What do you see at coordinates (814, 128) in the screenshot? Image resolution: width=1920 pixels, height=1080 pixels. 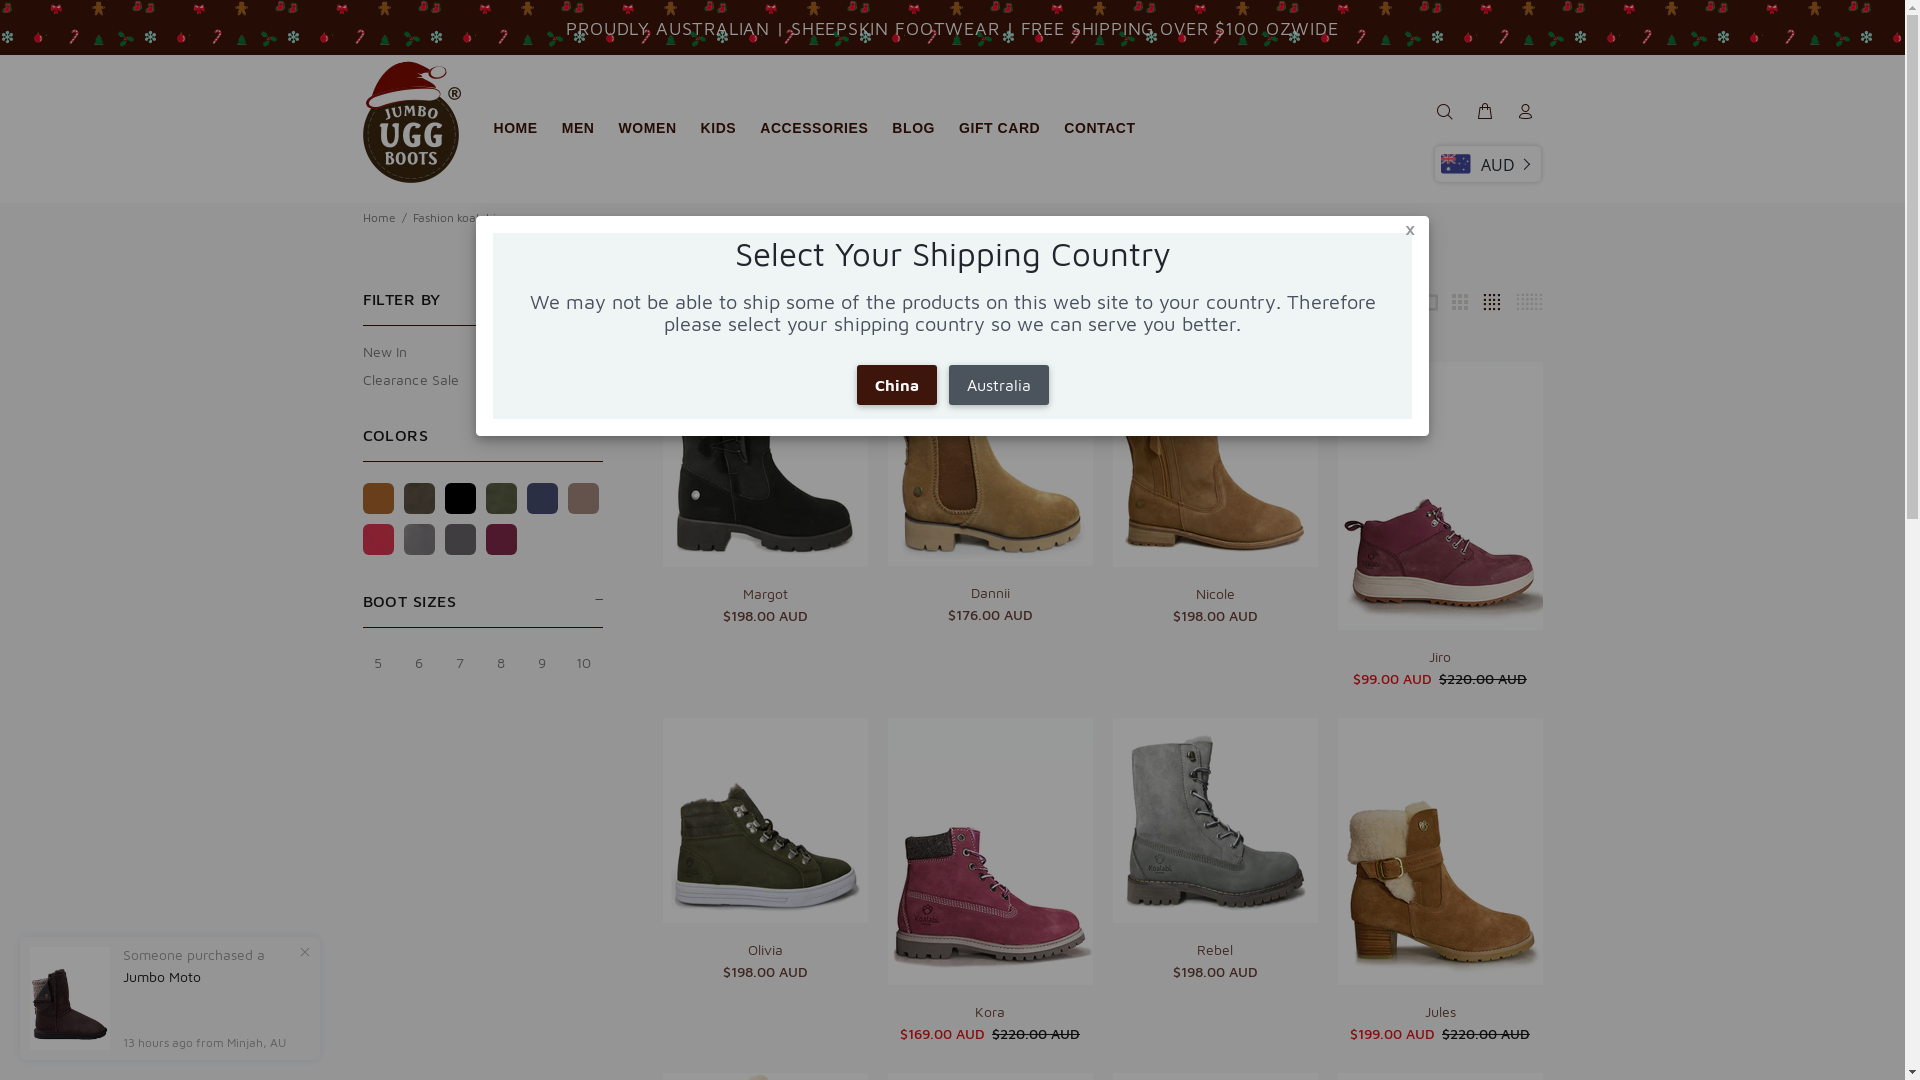 I see `'ACCESSORIES'` at bounding box center [814, 128].